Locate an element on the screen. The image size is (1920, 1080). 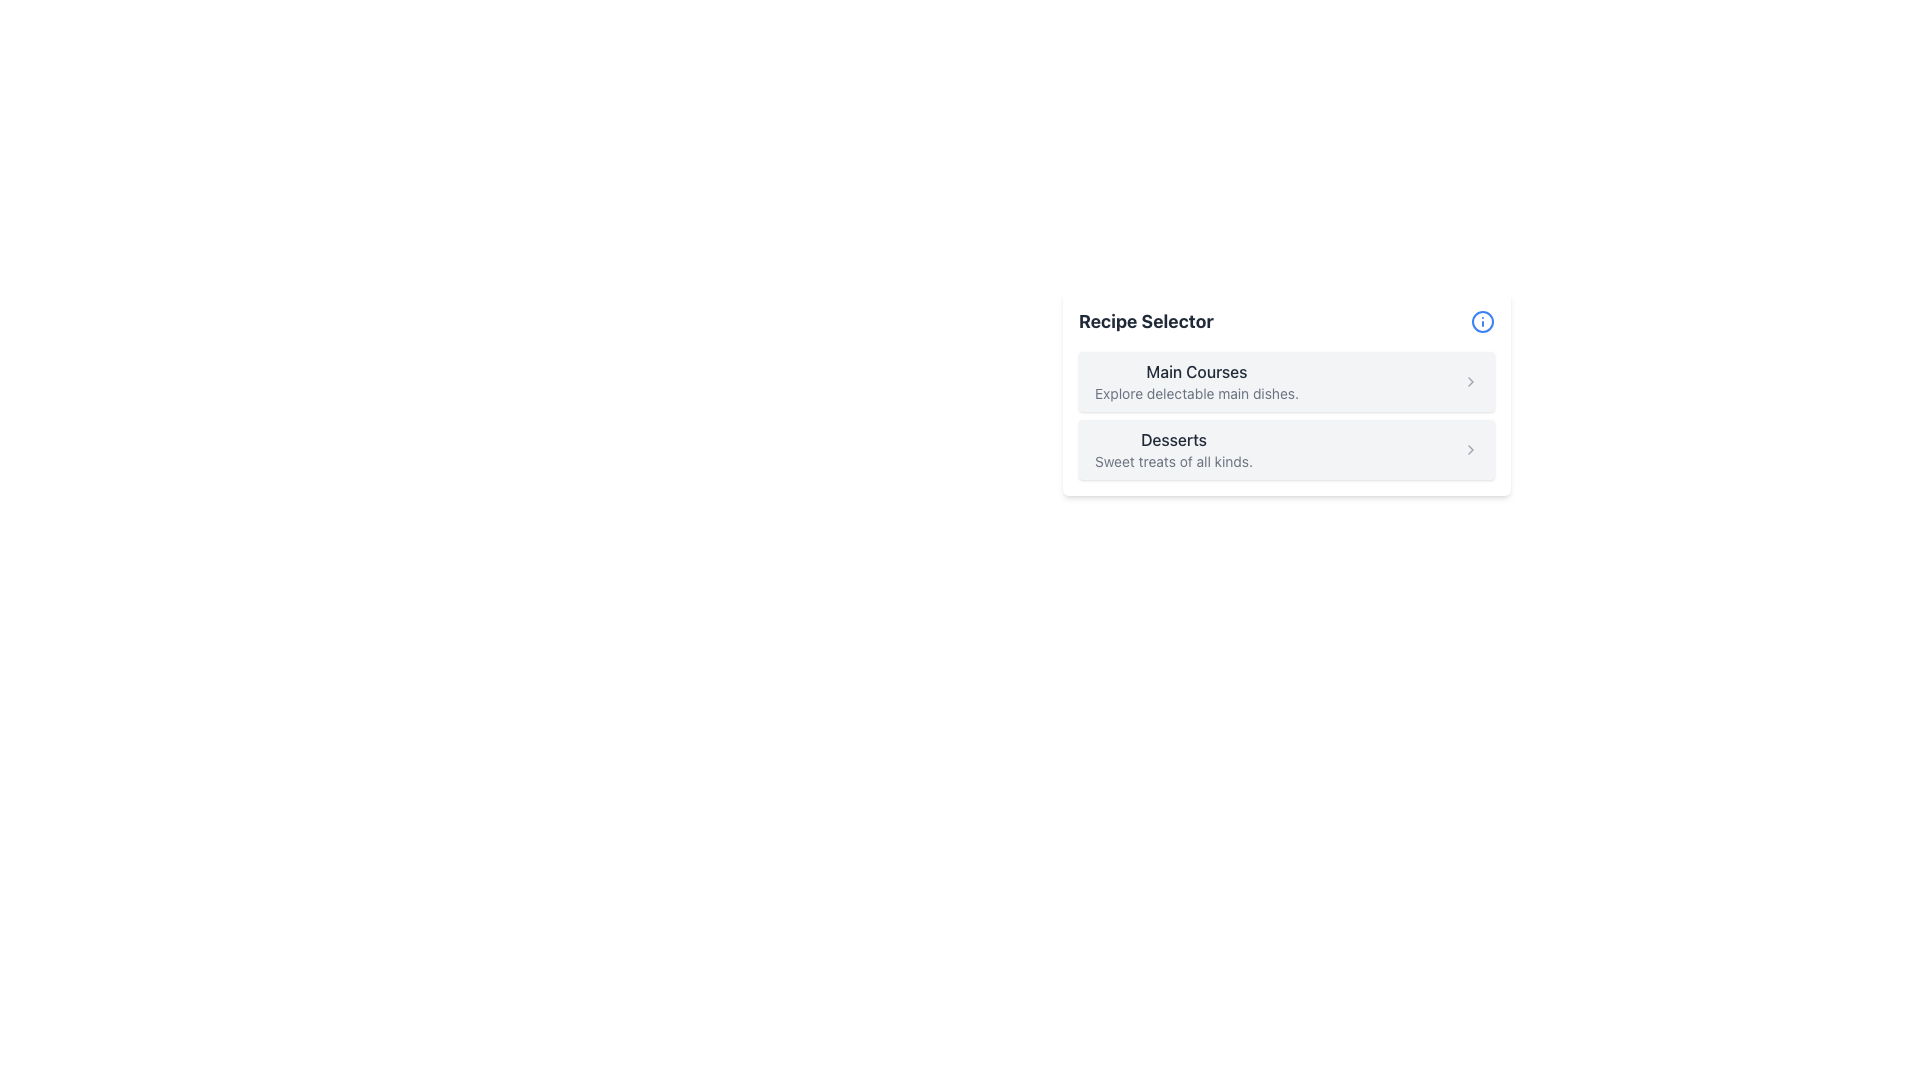
the circular blue Information Icon located in the top-right corner of the 'Recipe Selector' section, adjacent to the title text 'Recipe Selector' is located at coordinates (1483, 320).